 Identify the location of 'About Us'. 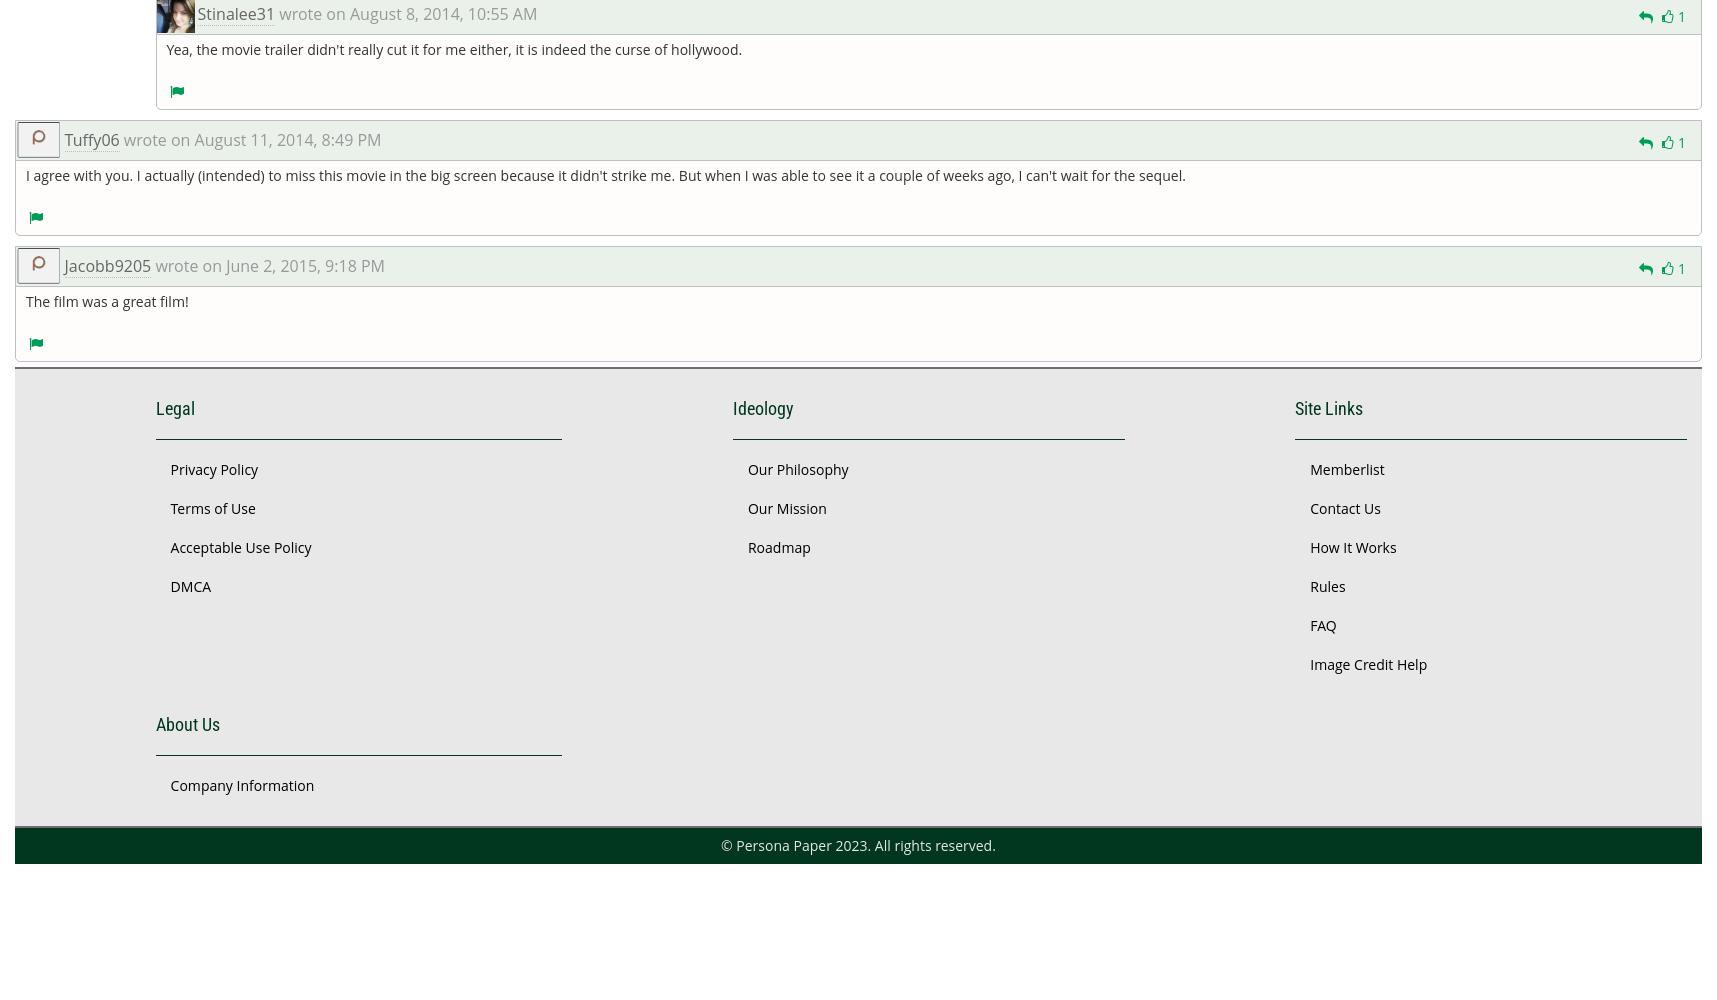
(155, 722).